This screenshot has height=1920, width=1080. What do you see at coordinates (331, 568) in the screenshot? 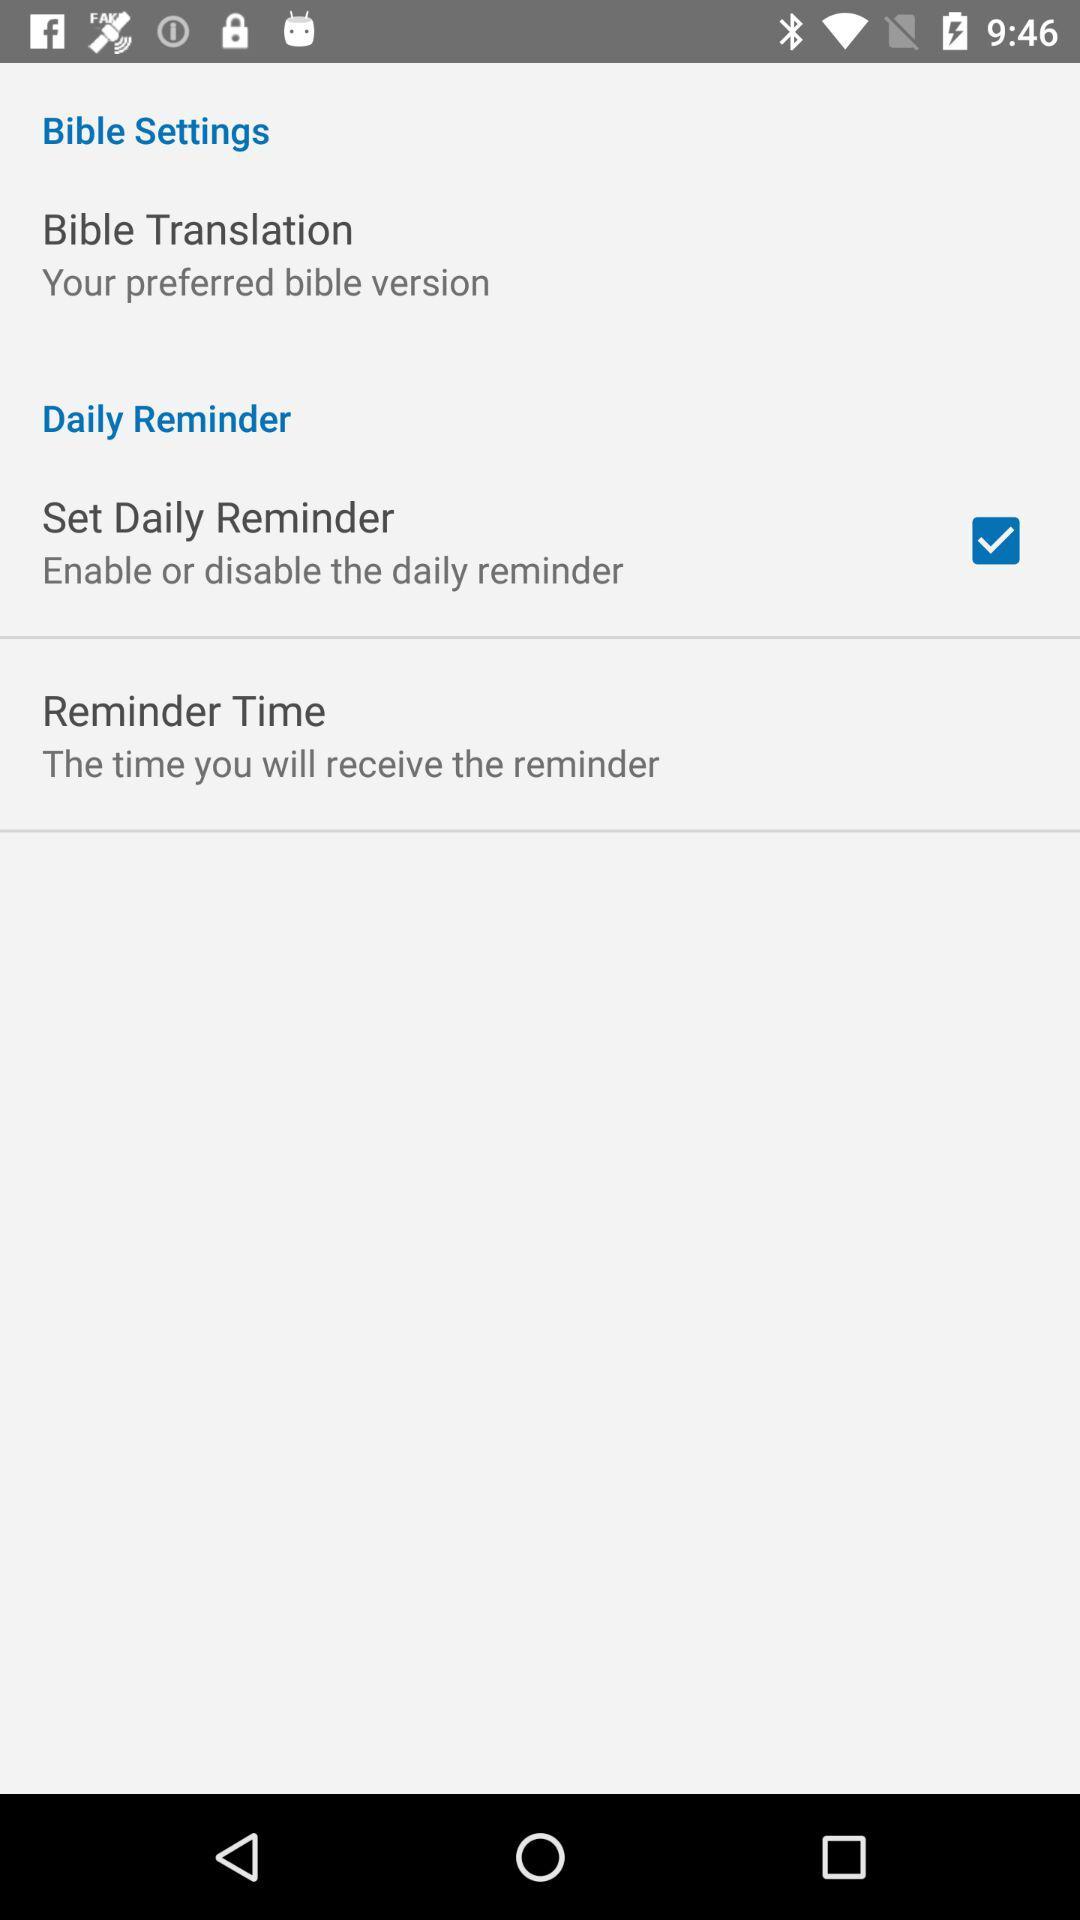
I see `the enable or disable item` at bounding box center [331, 568].